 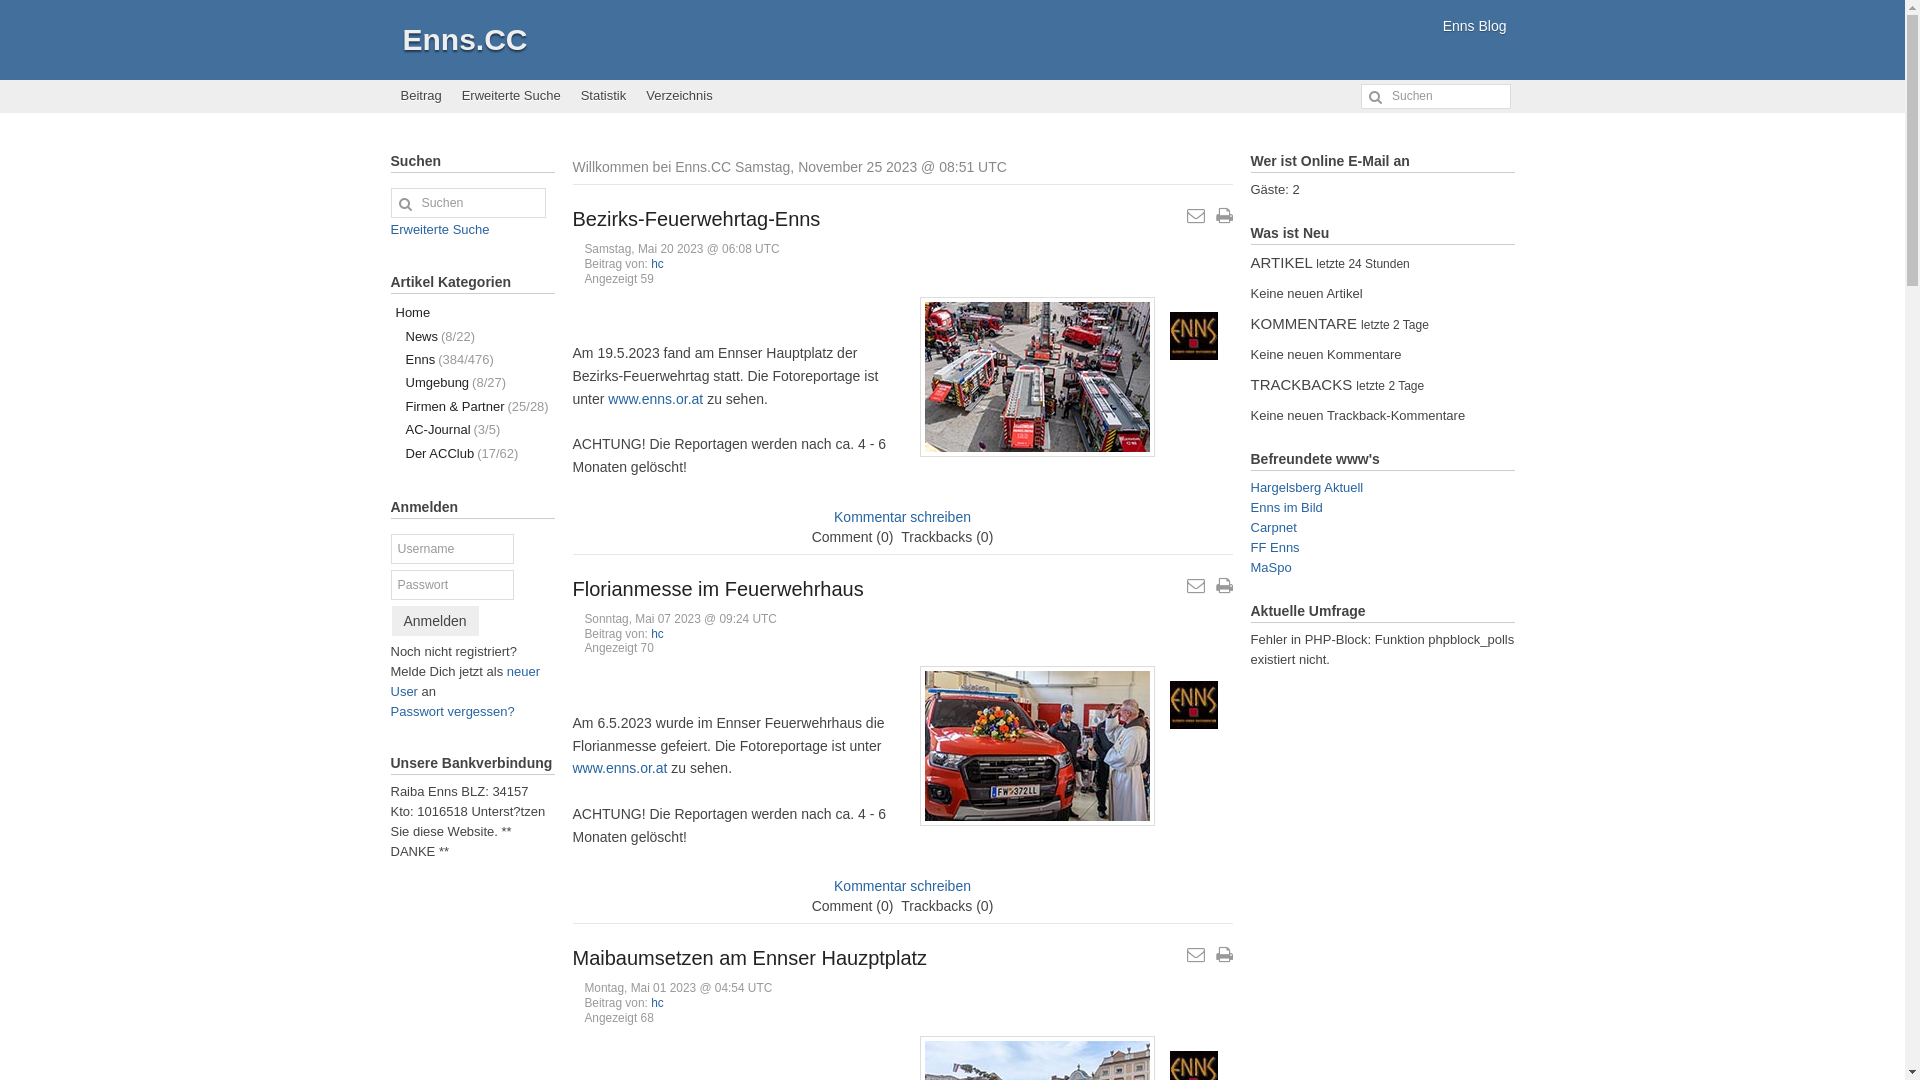 I want to click on 'News(8/22)', so click(x=470, y=335).